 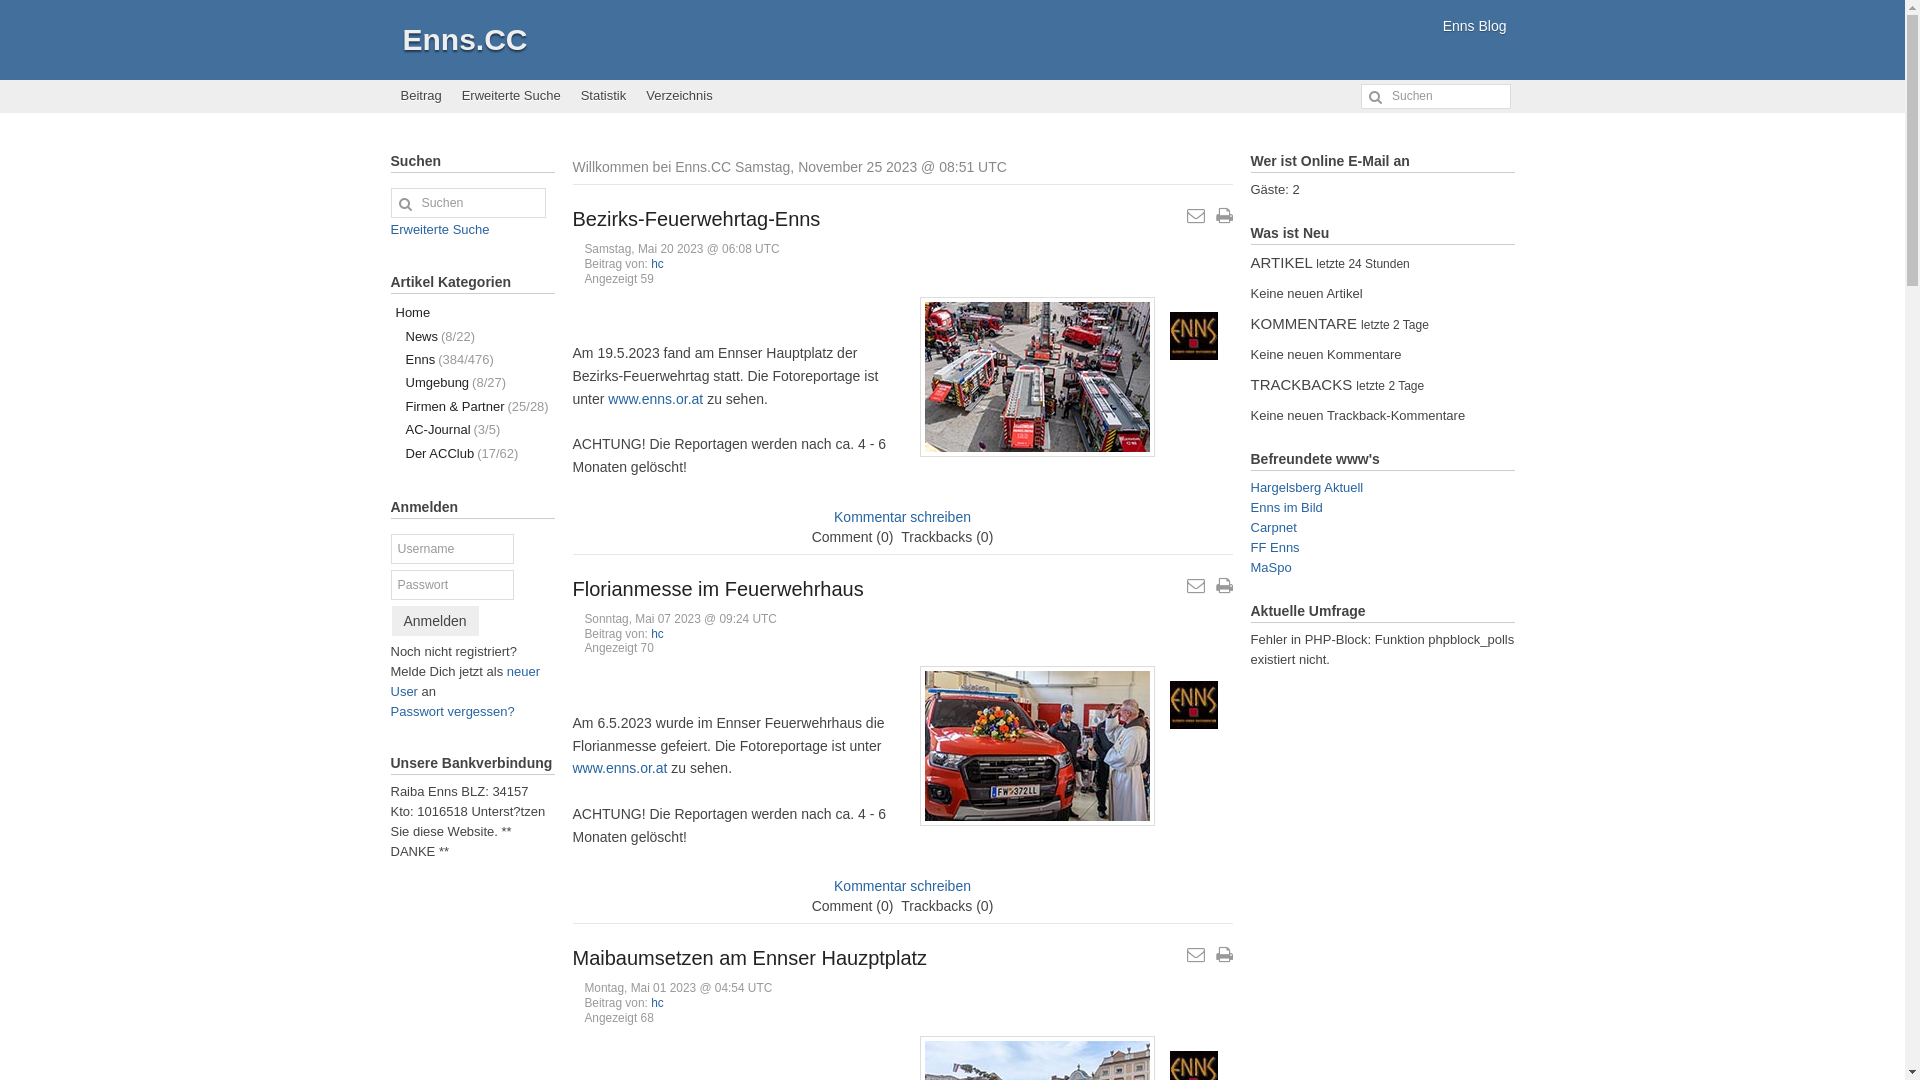 I want to click on 'News(8/22)', so click(x=470, y=335).